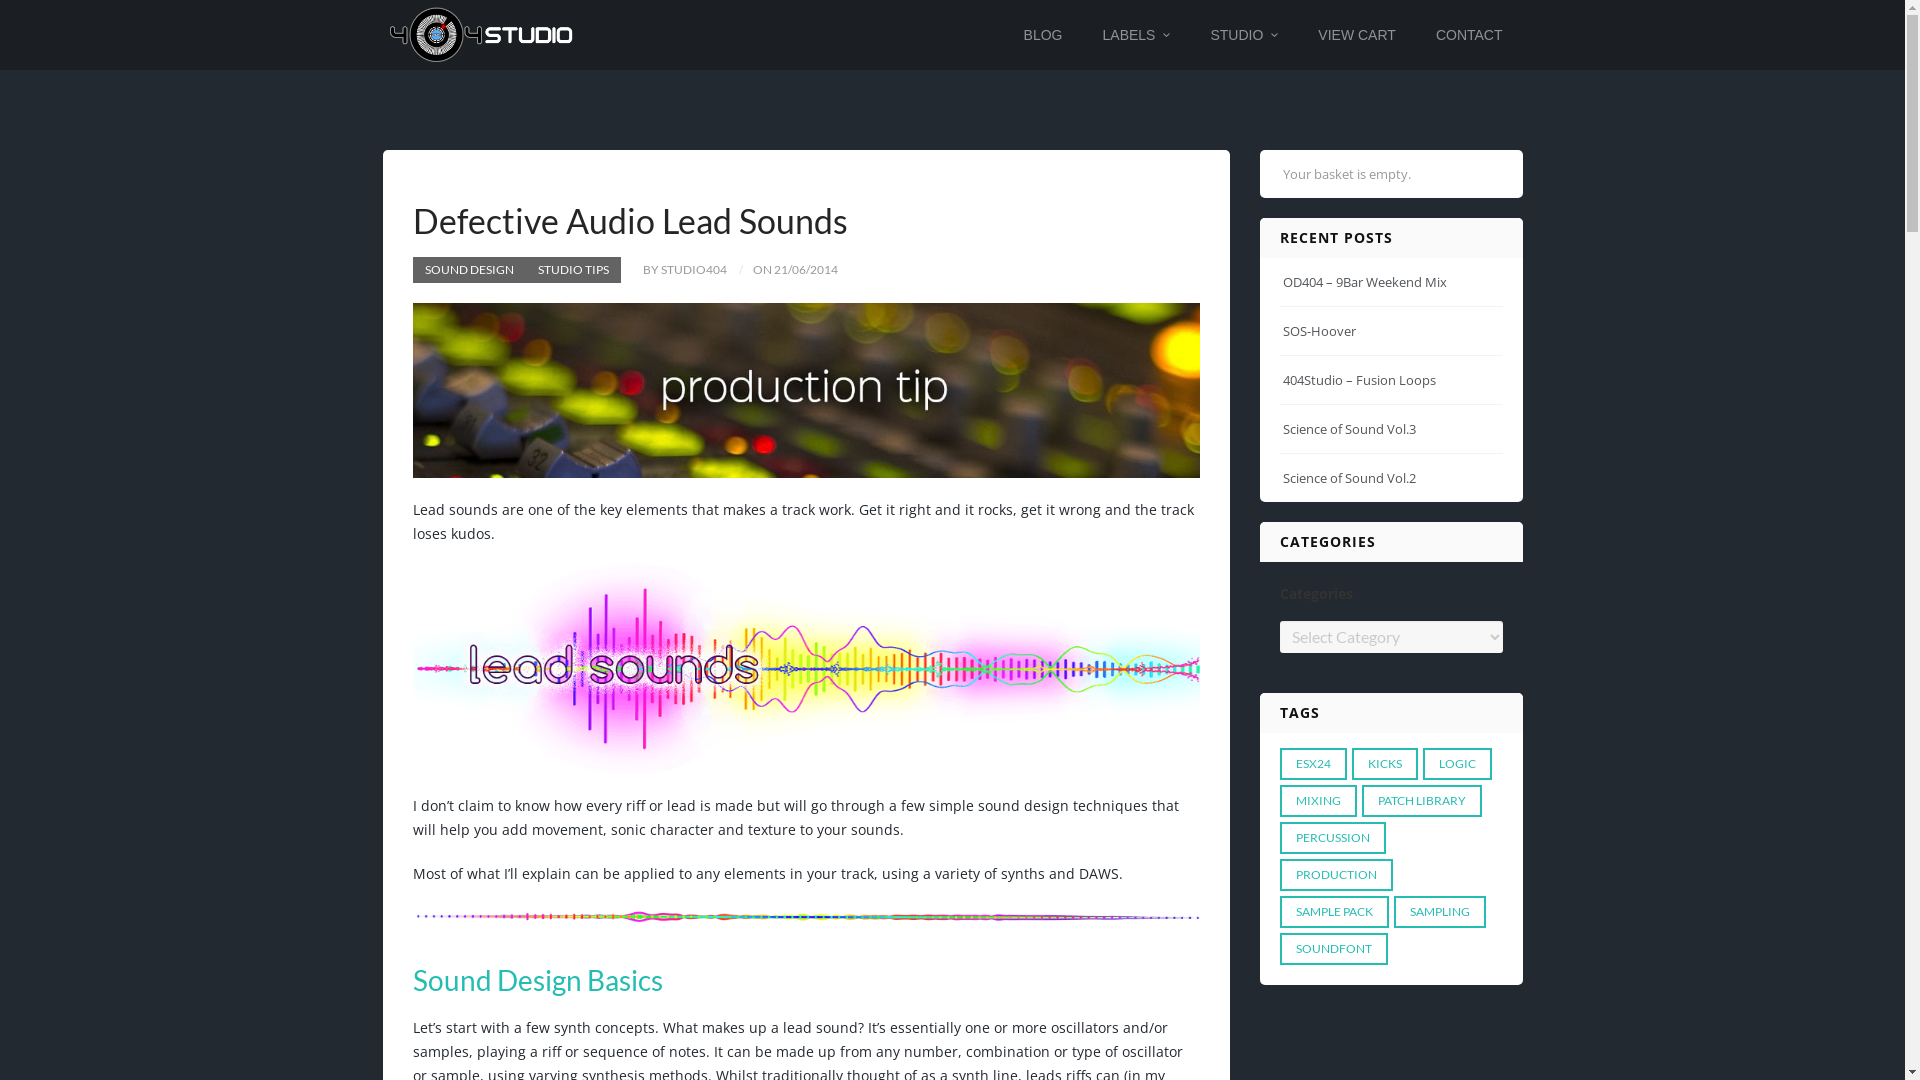 The height and width of the screenshot is (1080, 1920). Describe the element at coordinates (1280, 837) in the screenshot. I see `'PERCUSSION'` at that location.